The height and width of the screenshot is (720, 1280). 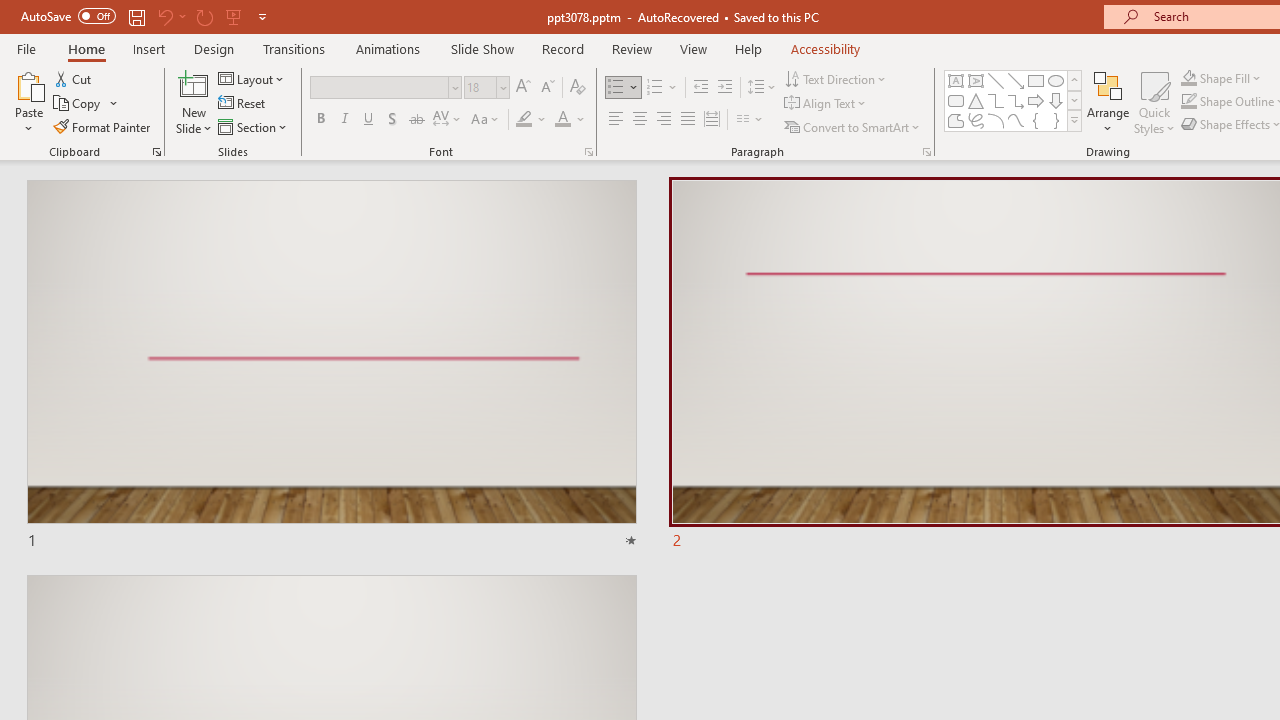 What do you see at coordinates (700, 86) in the screenshot?
I see `'Decrease Indent'` at bounding box center [700, 86].